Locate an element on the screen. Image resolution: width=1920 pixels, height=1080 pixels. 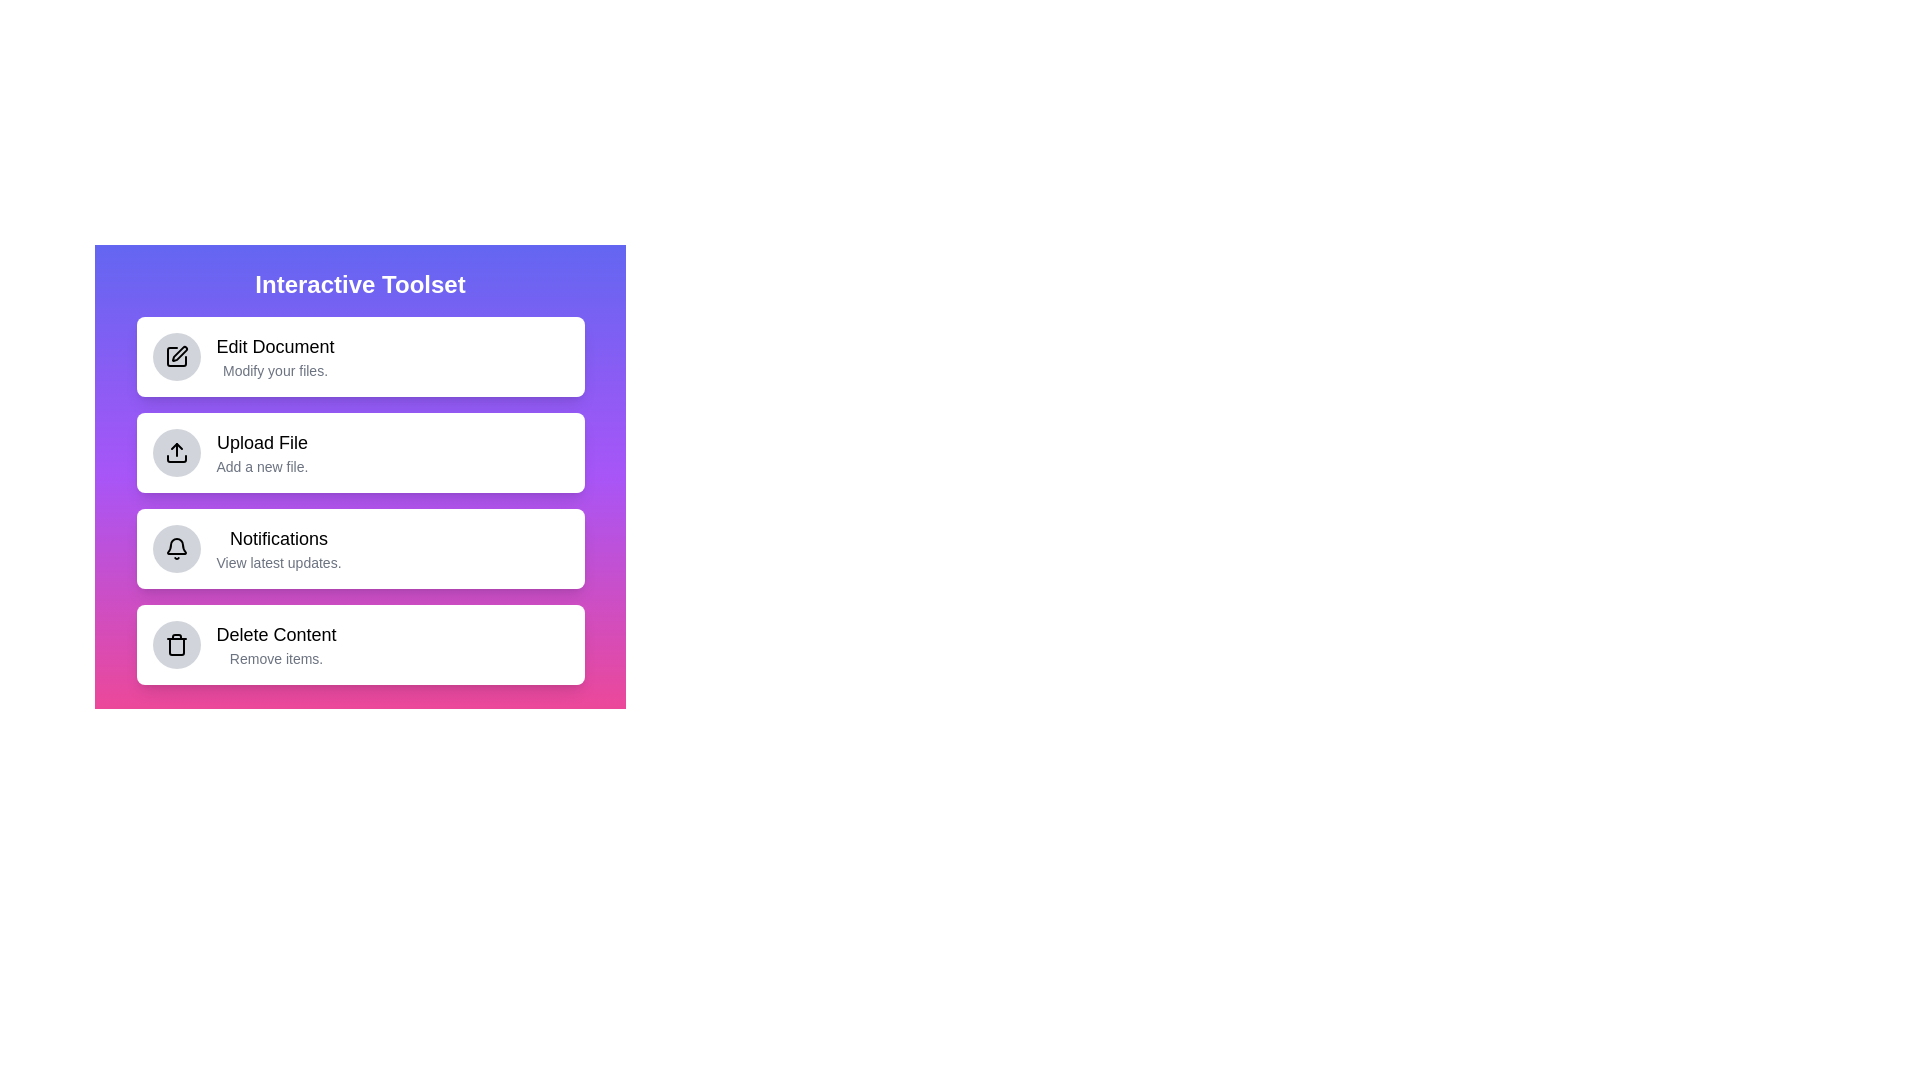
the menu item labeled 'Notifications' to trigger its animation effect is located at coordinates (360, 548).